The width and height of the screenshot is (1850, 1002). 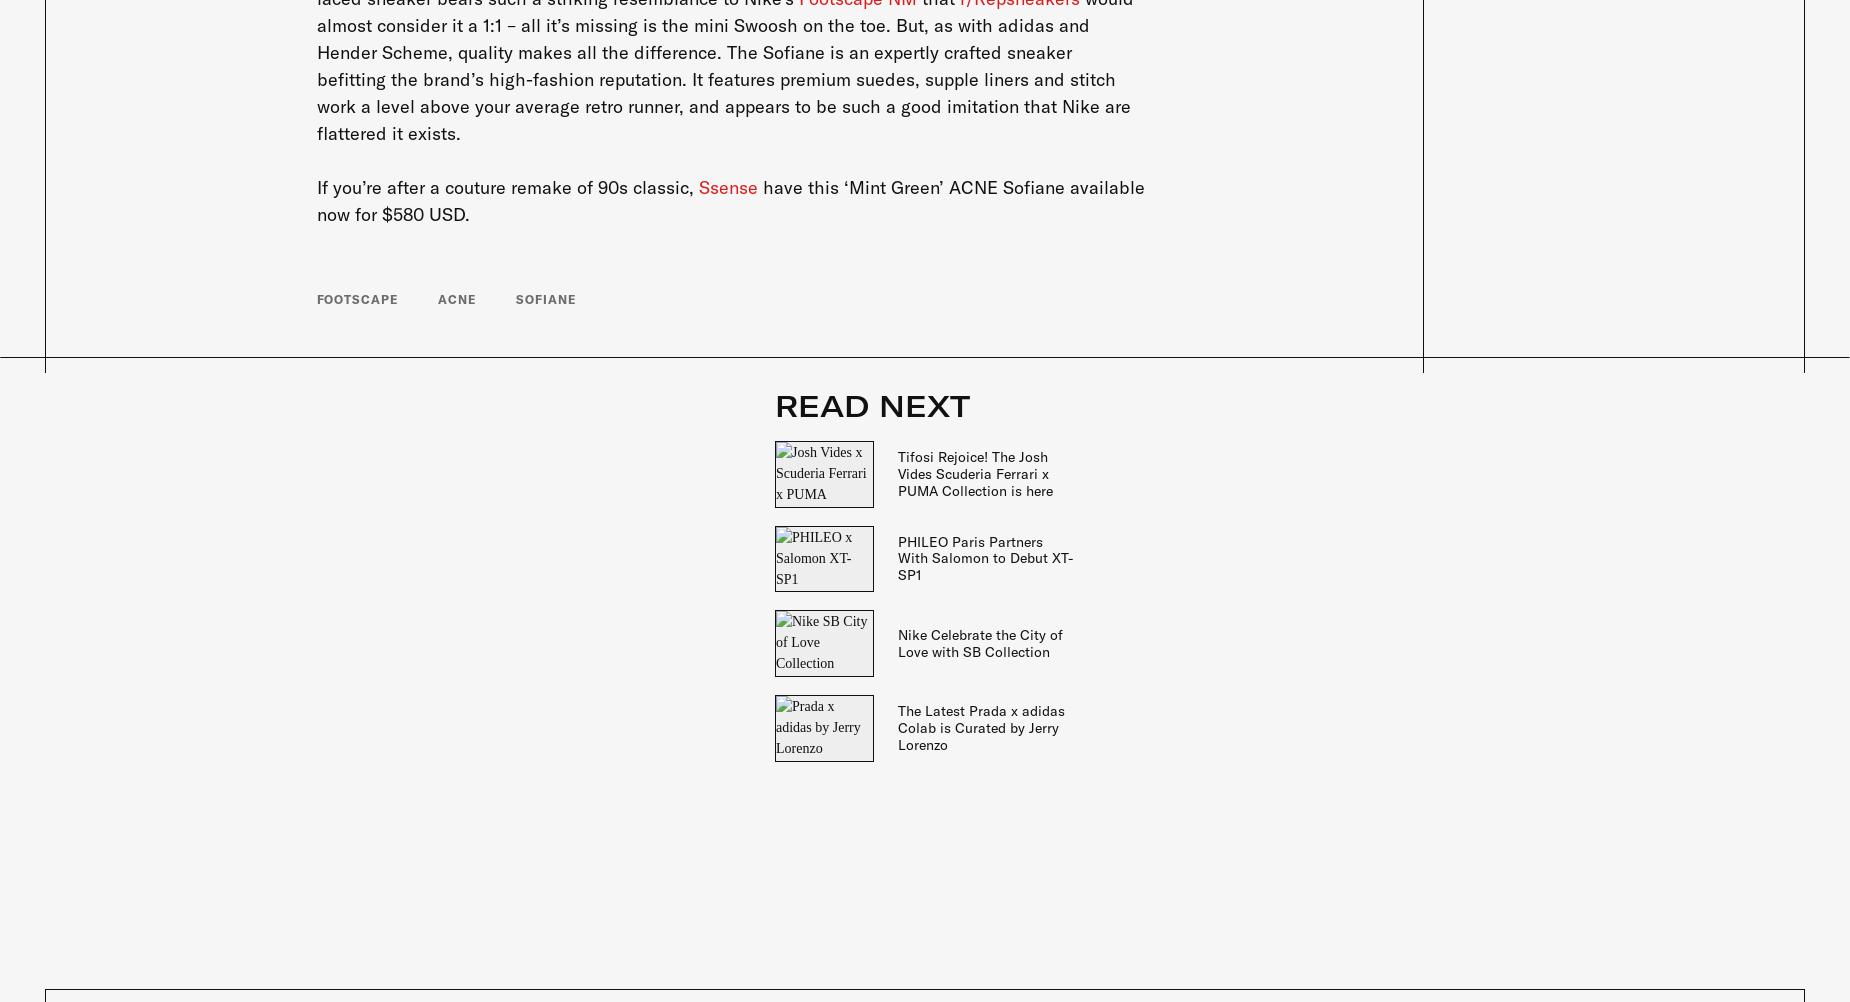 What do you see at coordinates (980, 727) in the screenshot?
I see `'The Latest Prada x adidas Colab is Curated by Jerry Lorenzo'` at bounding box center [980, 727].